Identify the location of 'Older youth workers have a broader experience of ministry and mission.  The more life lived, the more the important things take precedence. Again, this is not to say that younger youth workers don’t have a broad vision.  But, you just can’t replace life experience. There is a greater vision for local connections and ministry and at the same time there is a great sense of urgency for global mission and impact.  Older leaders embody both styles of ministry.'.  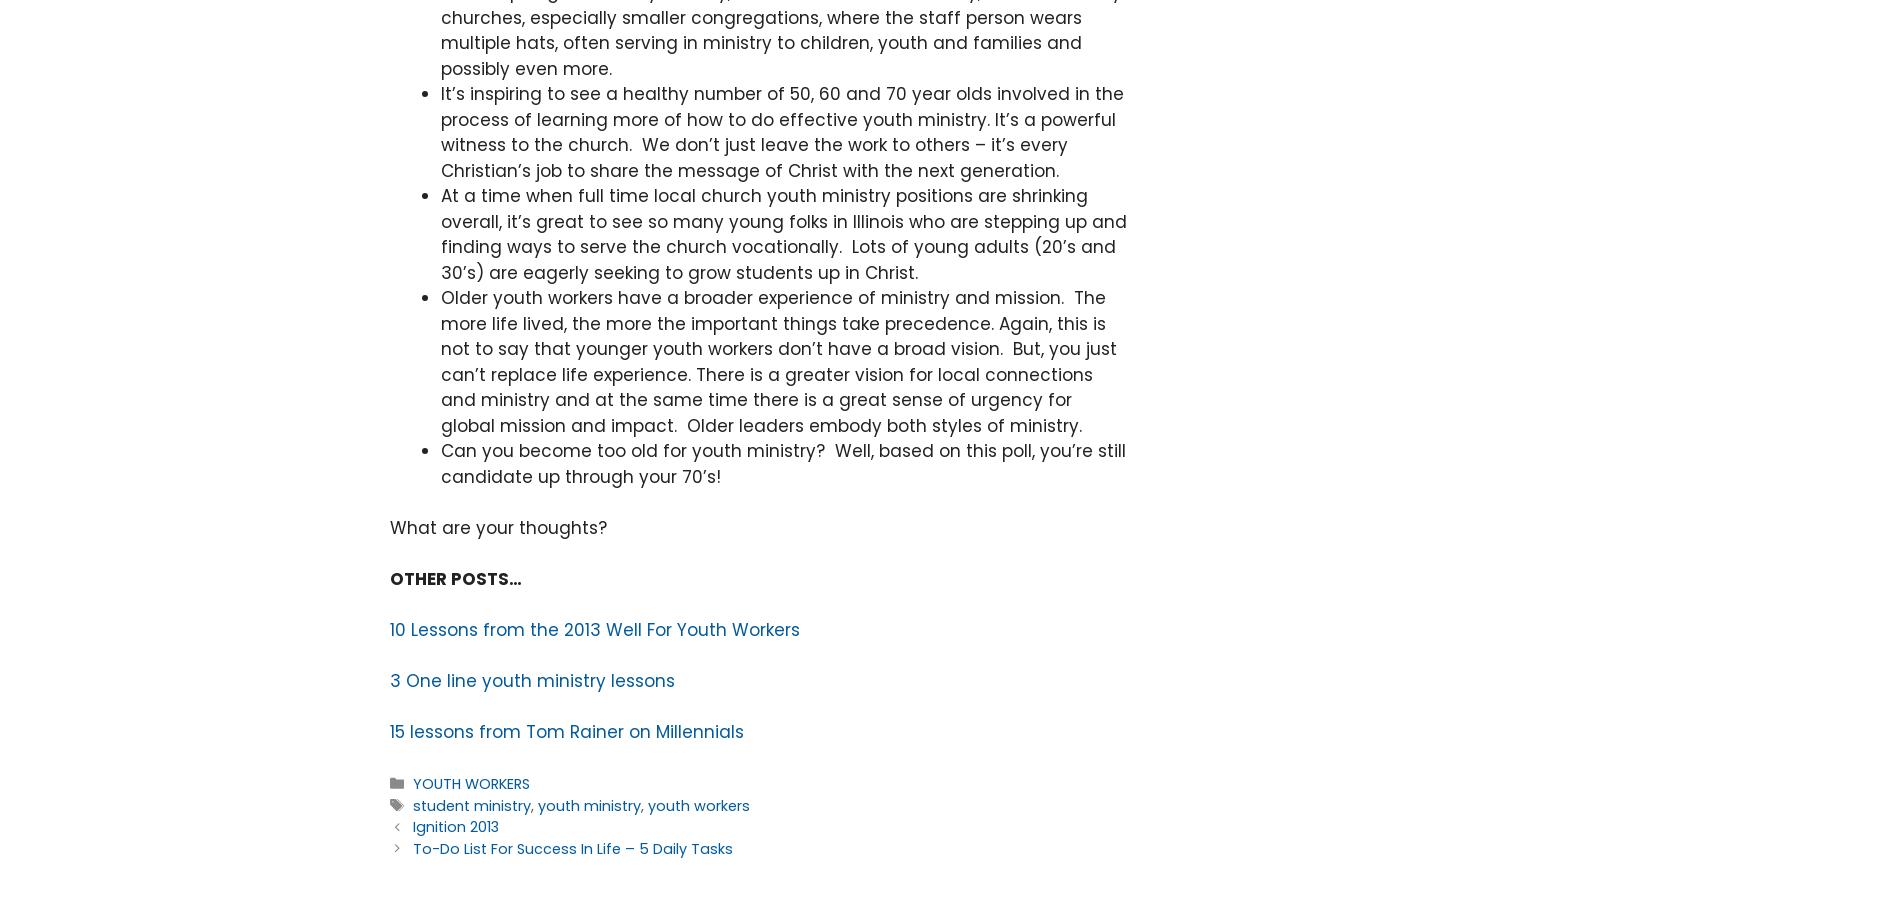
(439, 361).